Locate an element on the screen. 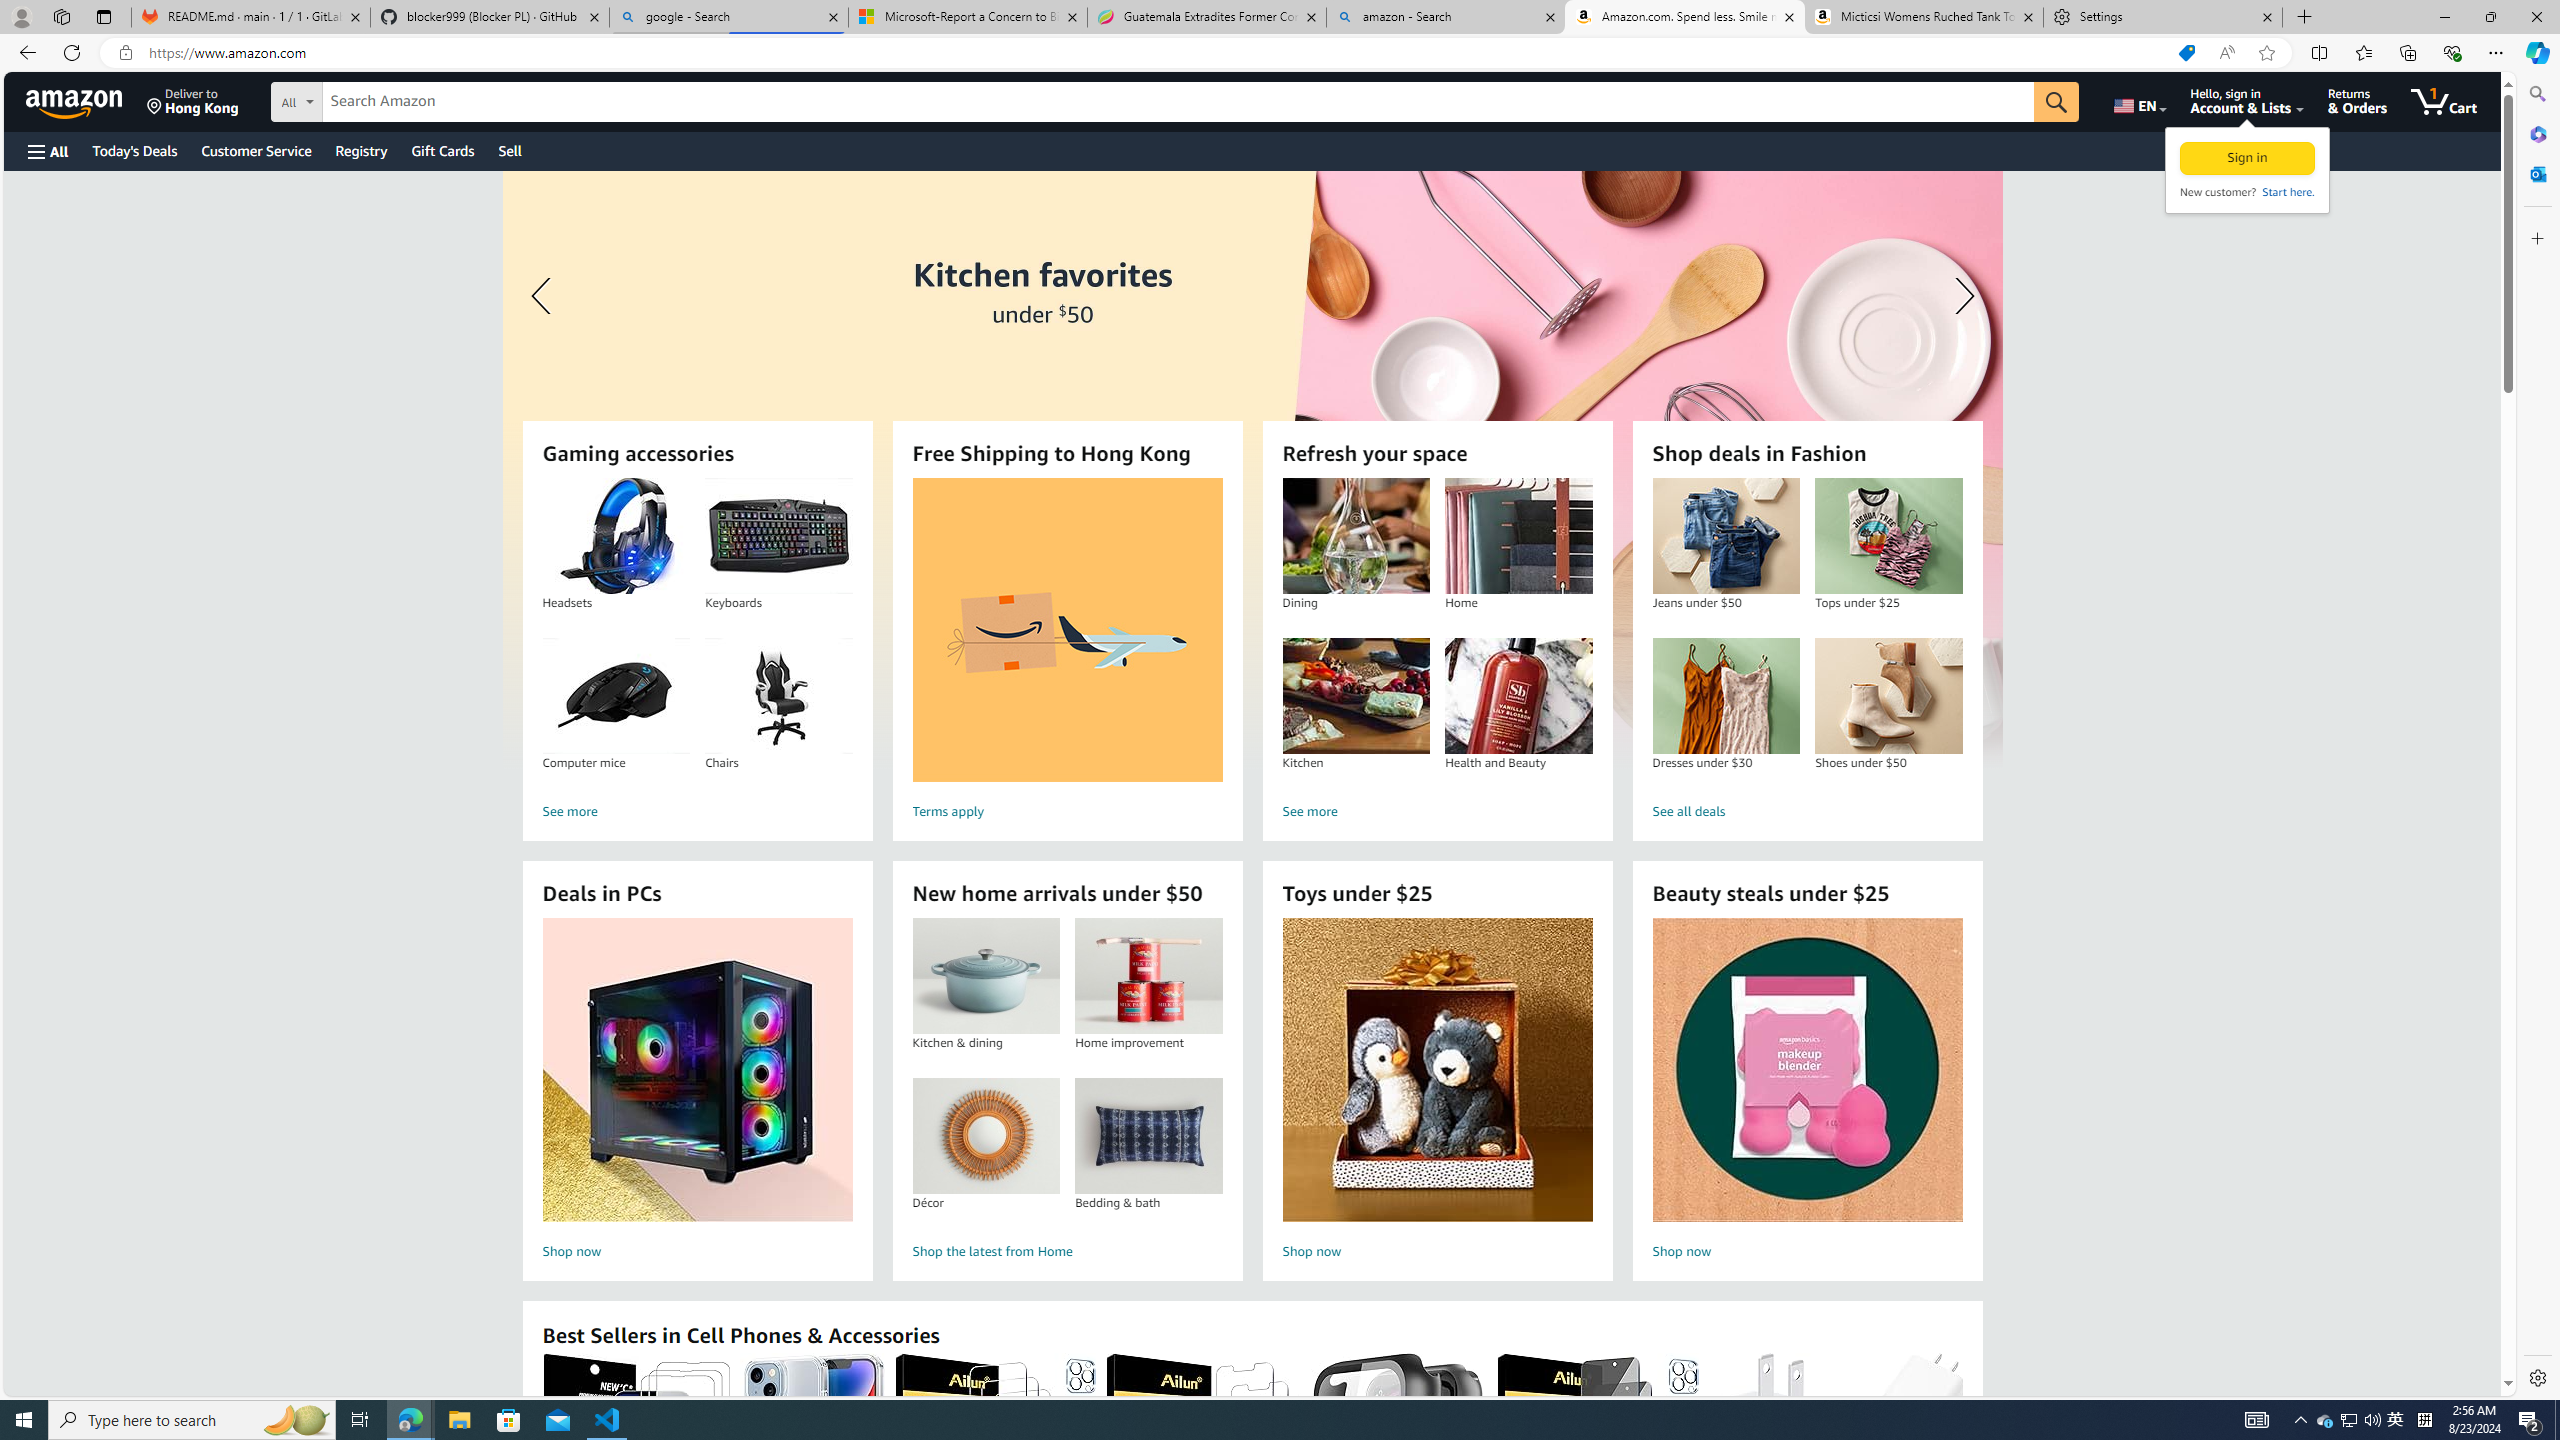  'Free Shipping to Hong Kong Terms apply' is located at coordinates (1067, 651).